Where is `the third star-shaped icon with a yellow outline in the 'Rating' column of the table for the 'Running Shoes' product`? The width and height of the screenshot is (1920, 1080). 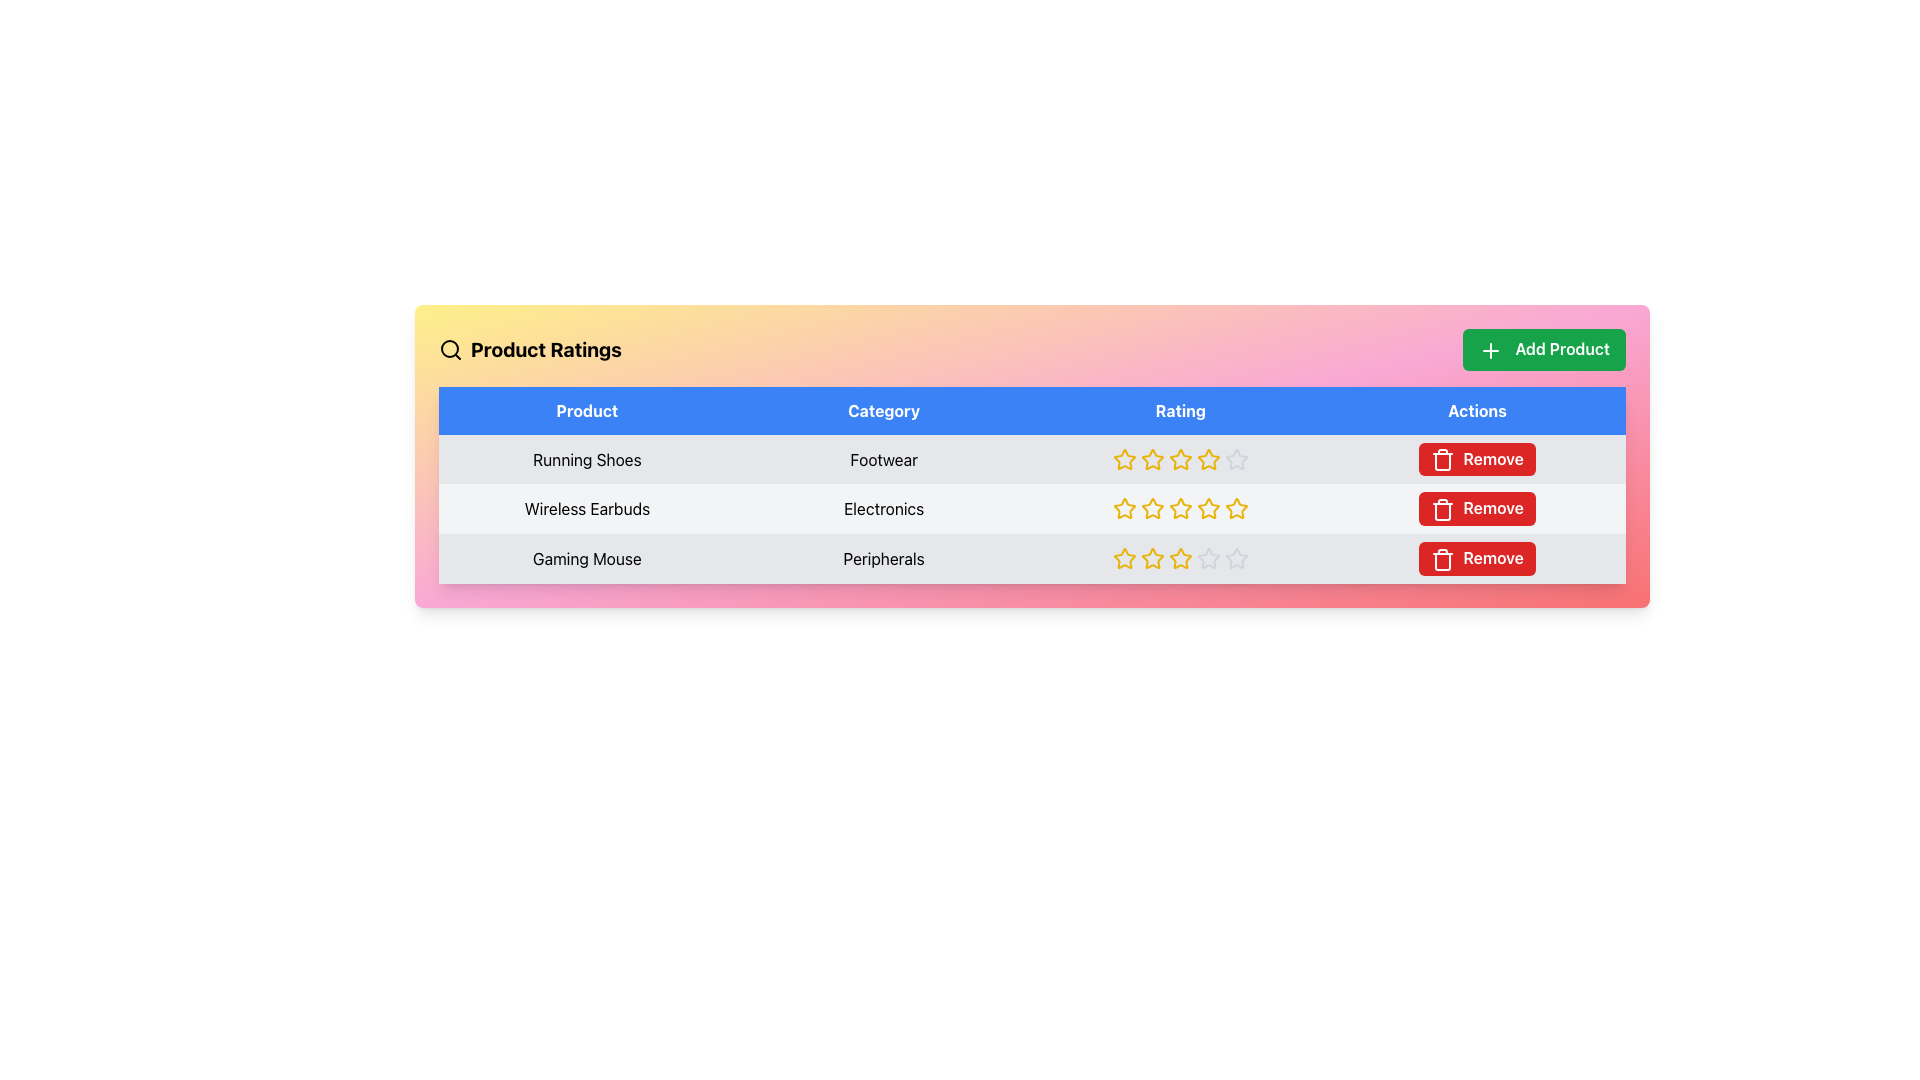
the third star-shaped icon with a yellow outline in the 'Rating' column of the table for the 'Running Shoes' product is located at coordinates (1207, 459).